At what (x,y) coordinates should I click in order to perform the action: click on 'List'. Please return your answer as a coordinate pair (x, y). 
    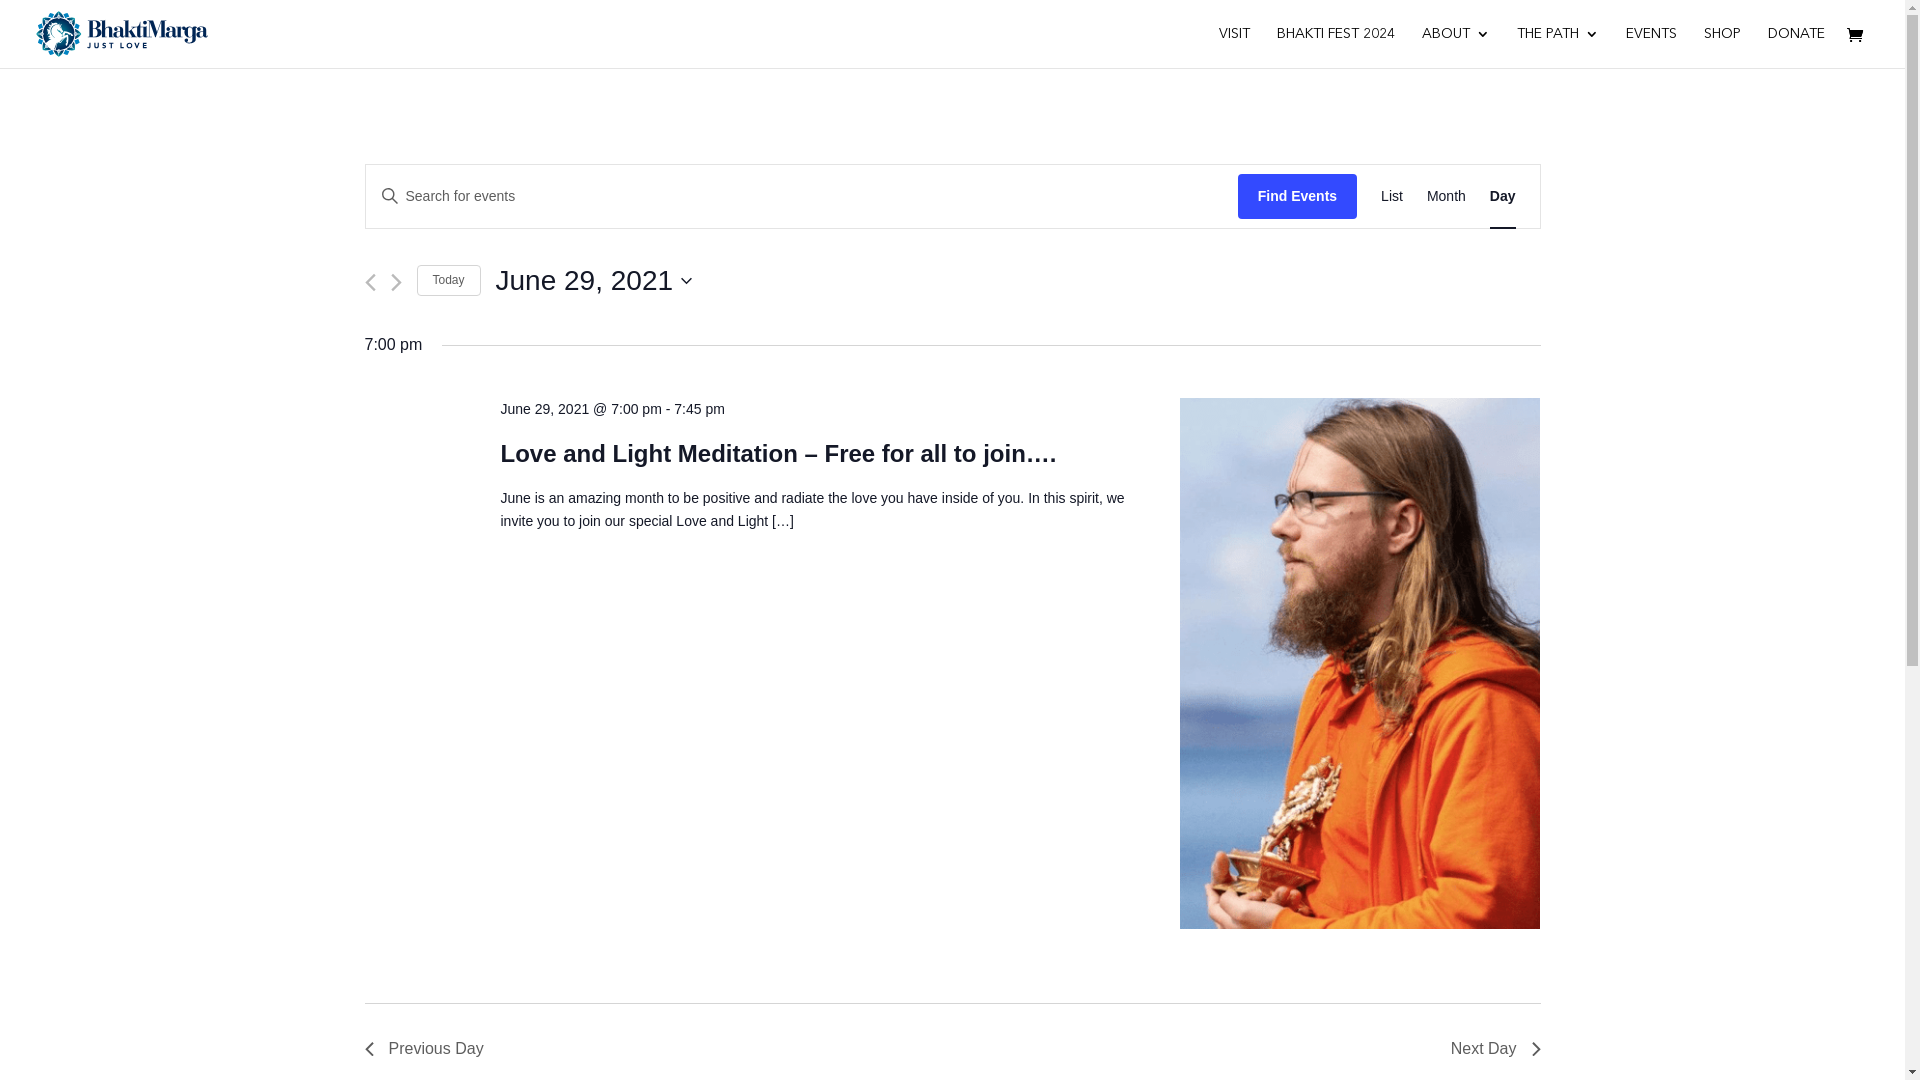
    Looking at the image, I should click on (1391, 196).